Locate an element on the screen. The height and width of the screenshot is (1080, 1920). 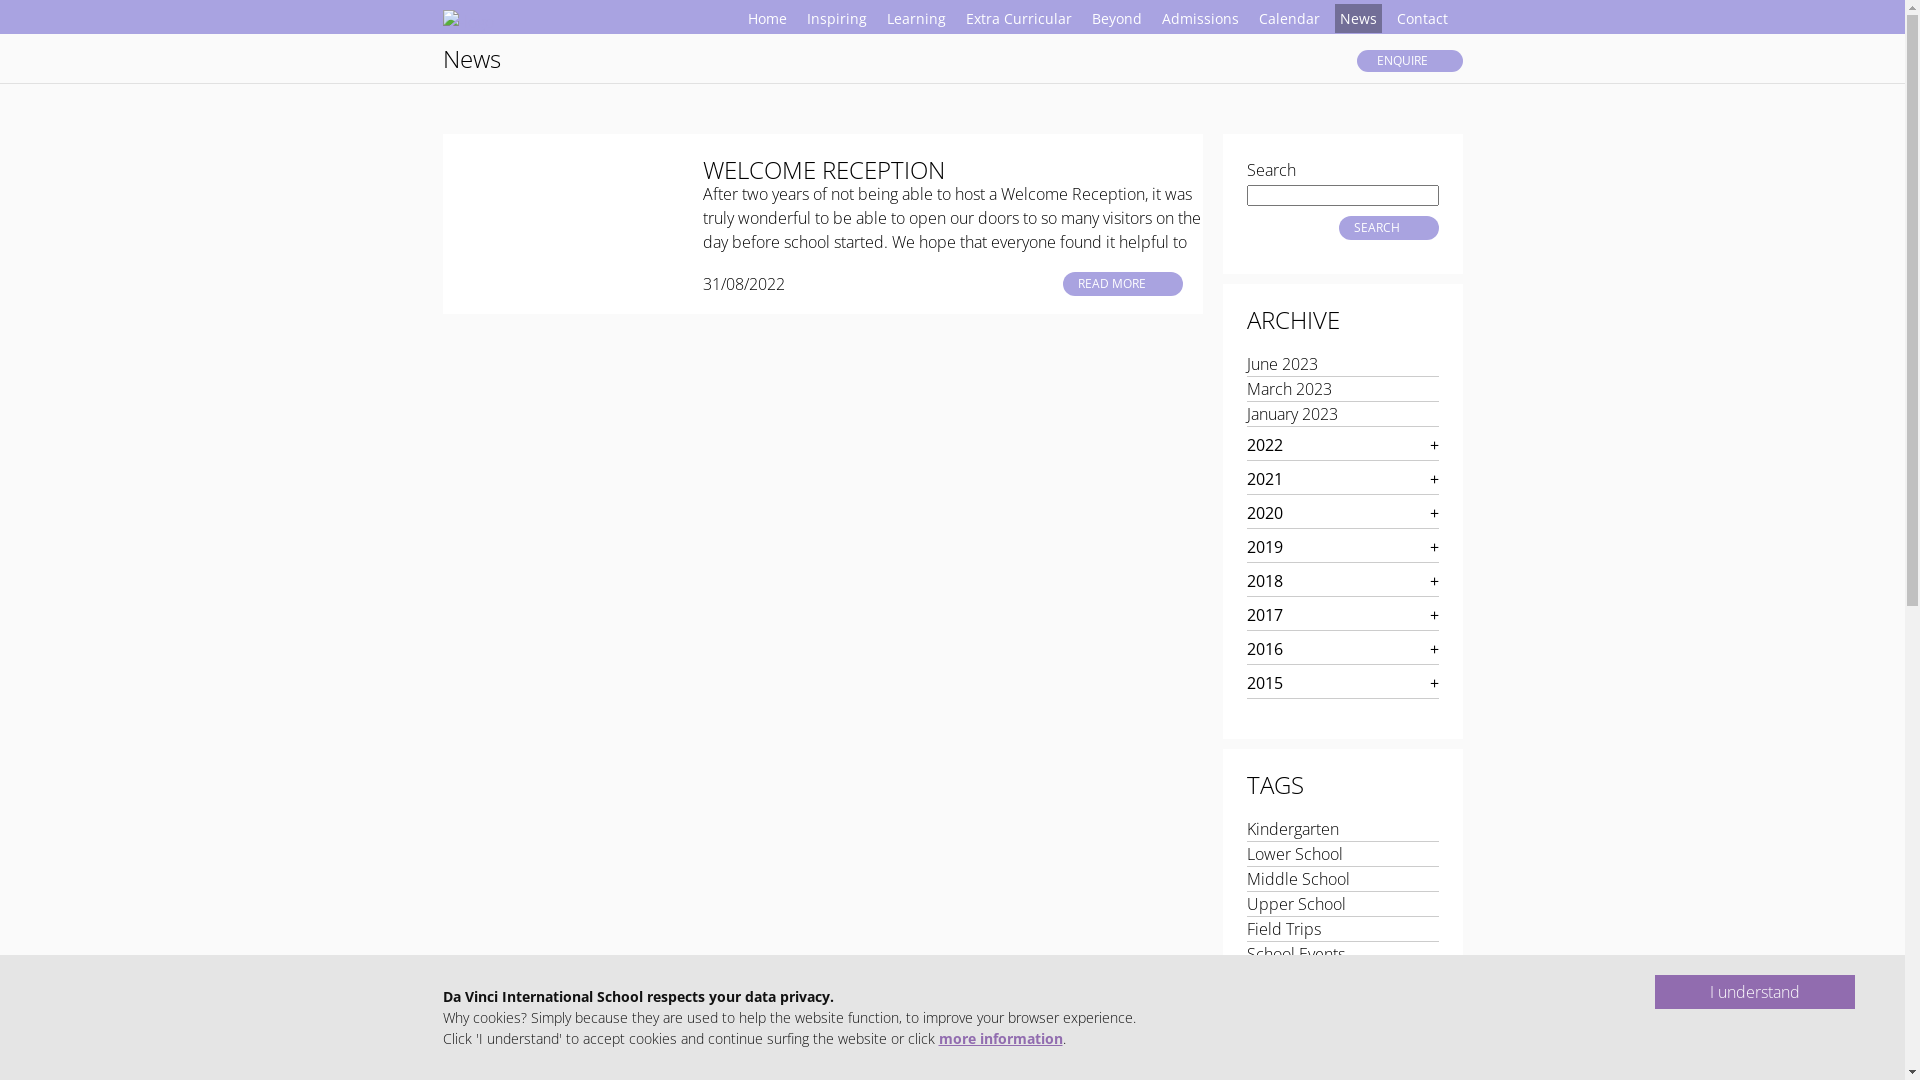
'Beyond' is located at coordinates (1115, 18).